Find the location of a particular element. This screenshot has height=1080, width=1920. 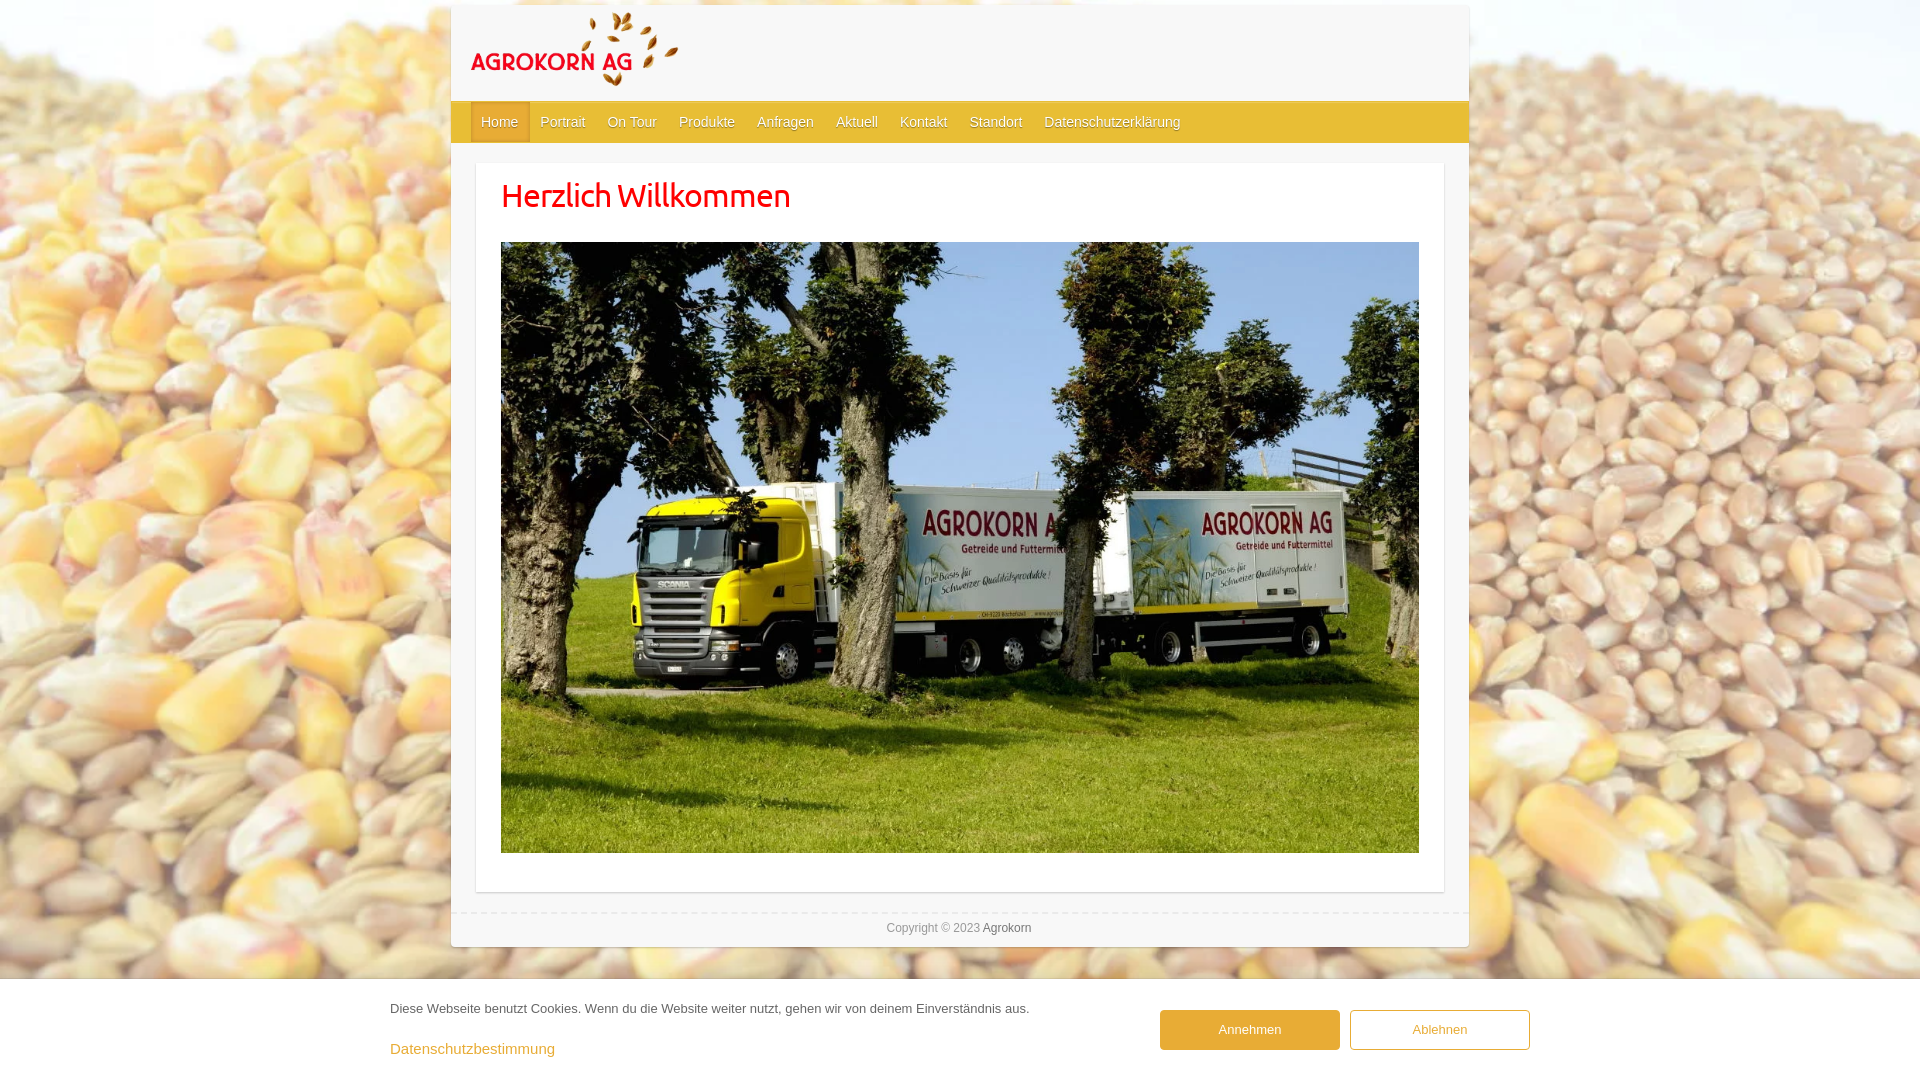

'Agrokorn' is located at coordinates (619, 52).